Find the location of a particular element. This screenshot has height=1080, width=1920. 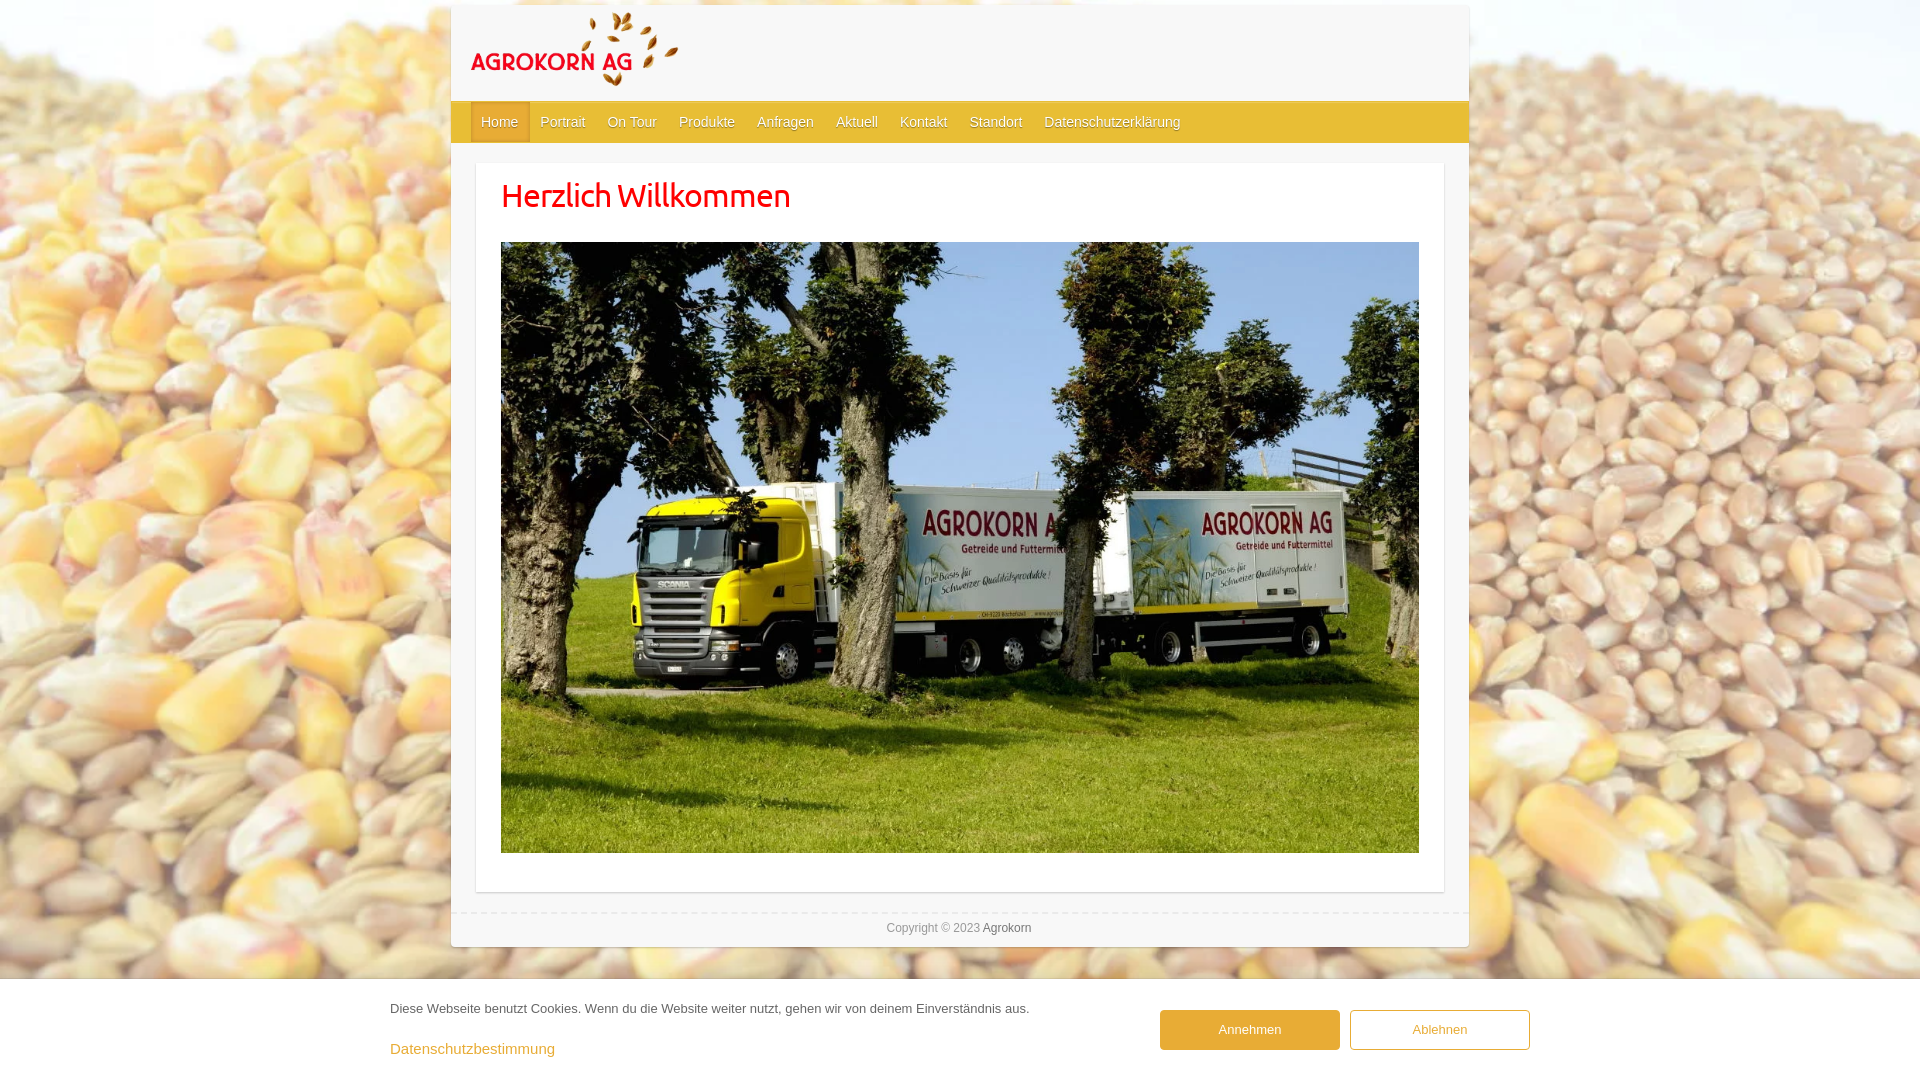

'Agrokorn' is located at coordinates (619, 52).